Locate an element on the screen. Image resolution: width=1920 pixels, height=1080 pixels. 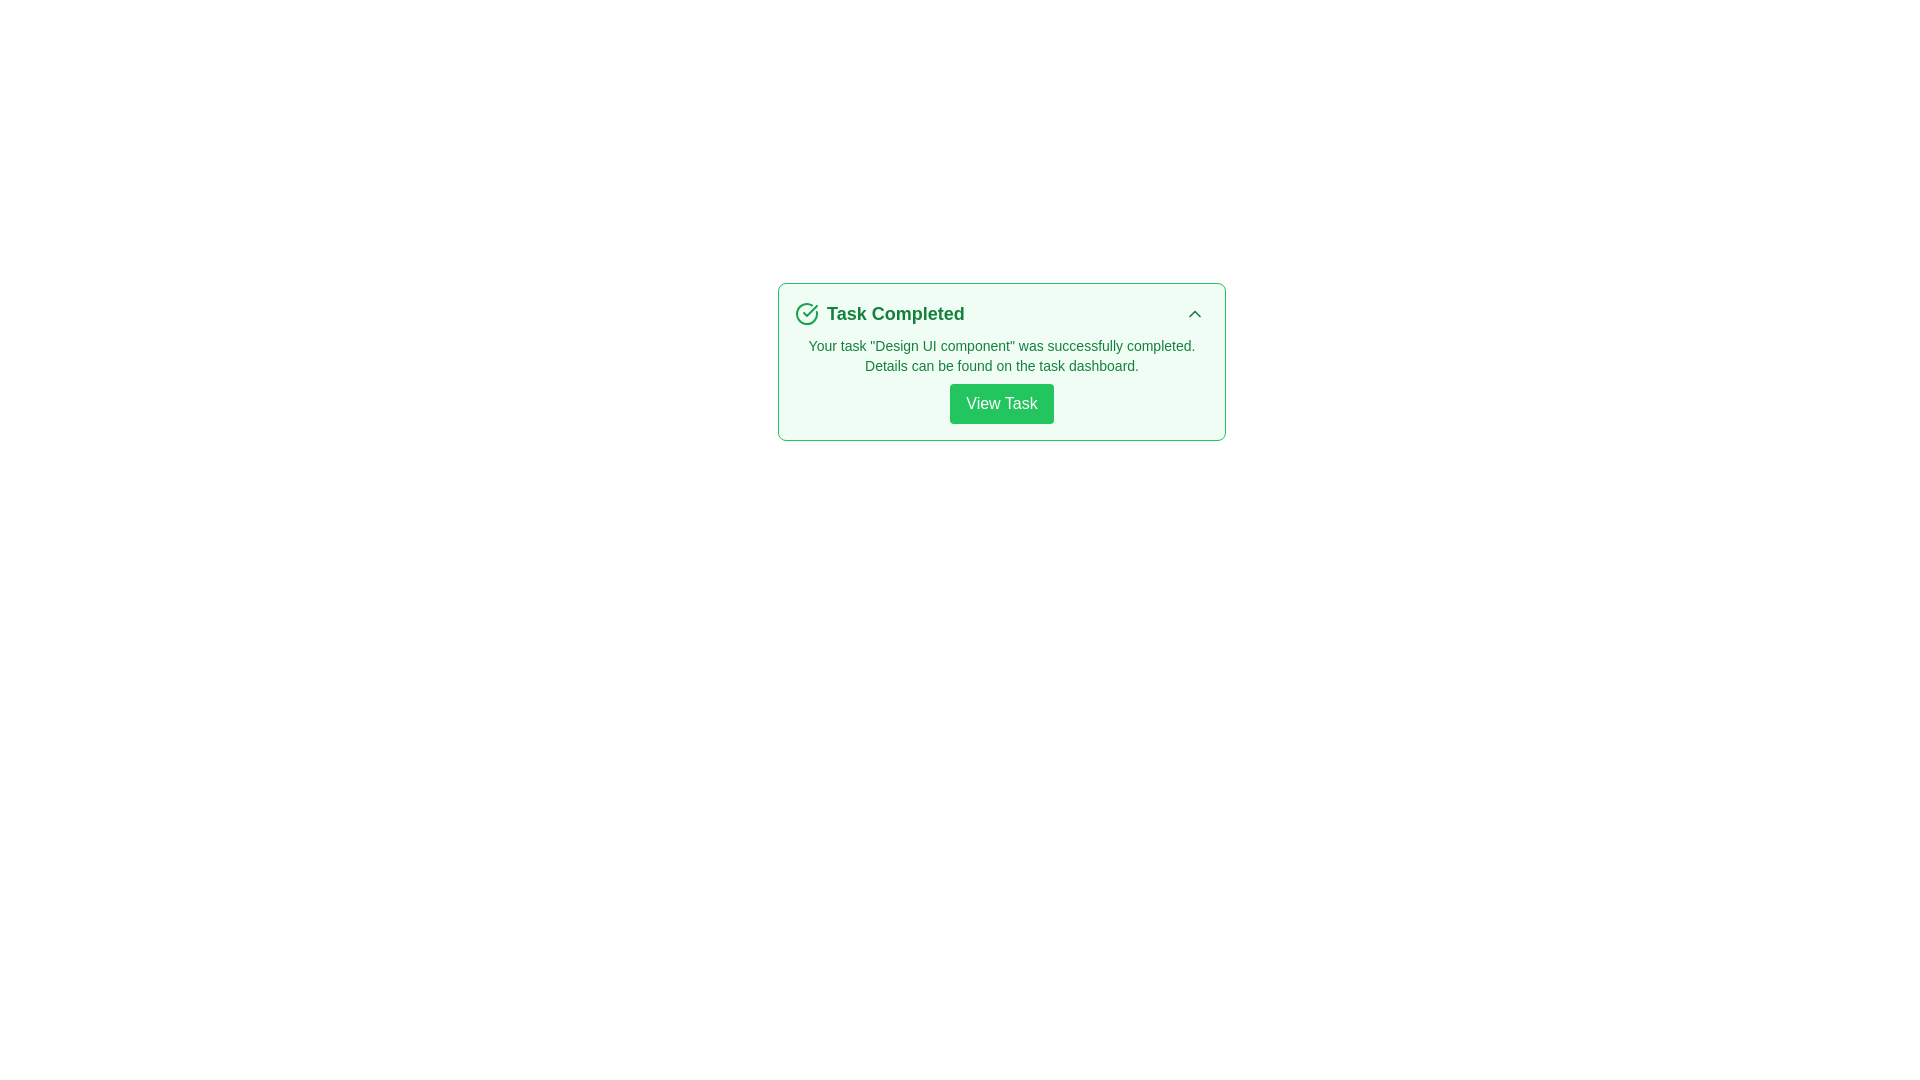
the static text label reading 'Task Completed' which is styled in a large bold green font and is located within an outlined green notification box is located at coordinates (894, 313).